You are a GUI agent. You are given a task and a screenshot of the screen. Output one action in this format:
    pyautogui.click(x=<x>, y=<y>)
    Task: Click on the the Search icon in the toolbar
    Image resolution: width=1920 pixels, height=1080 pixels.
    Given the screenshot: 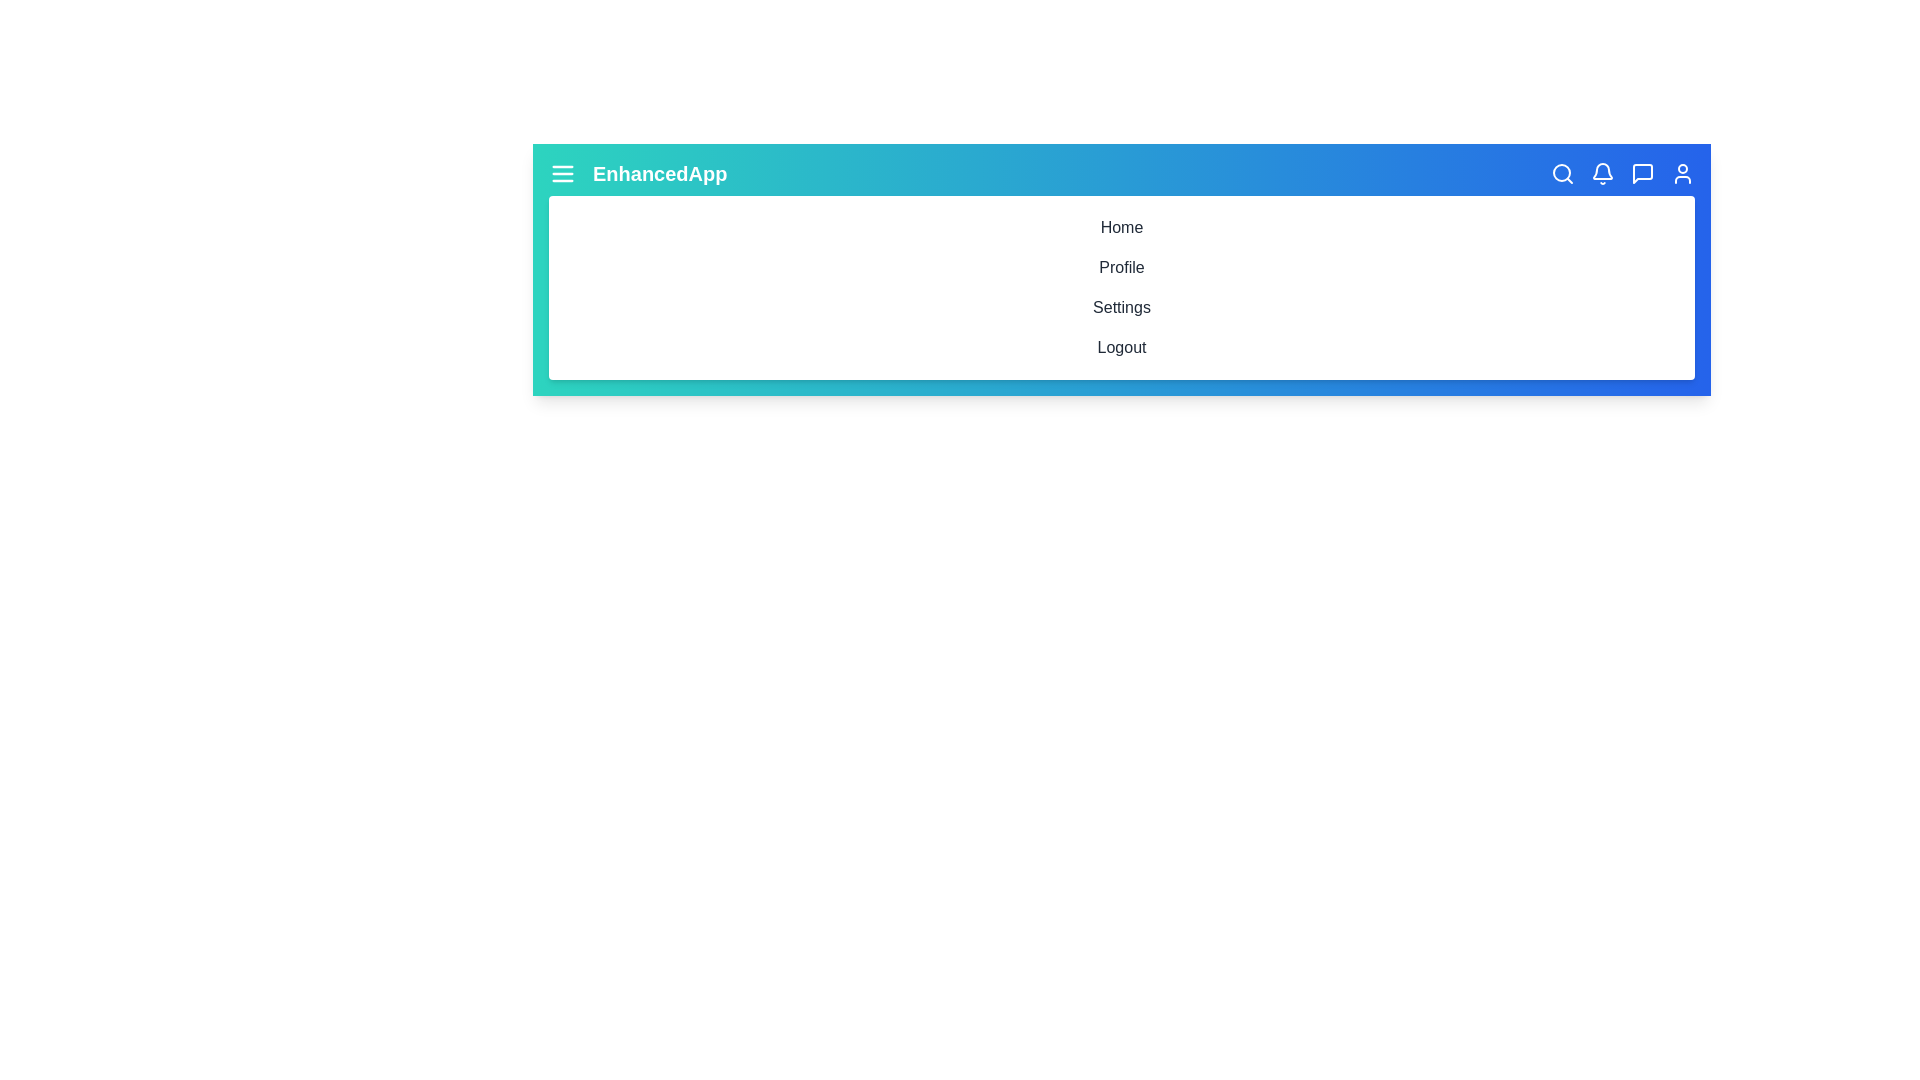 What is the action you would take?
    pyautogui.click(x=1562, y=172)
    